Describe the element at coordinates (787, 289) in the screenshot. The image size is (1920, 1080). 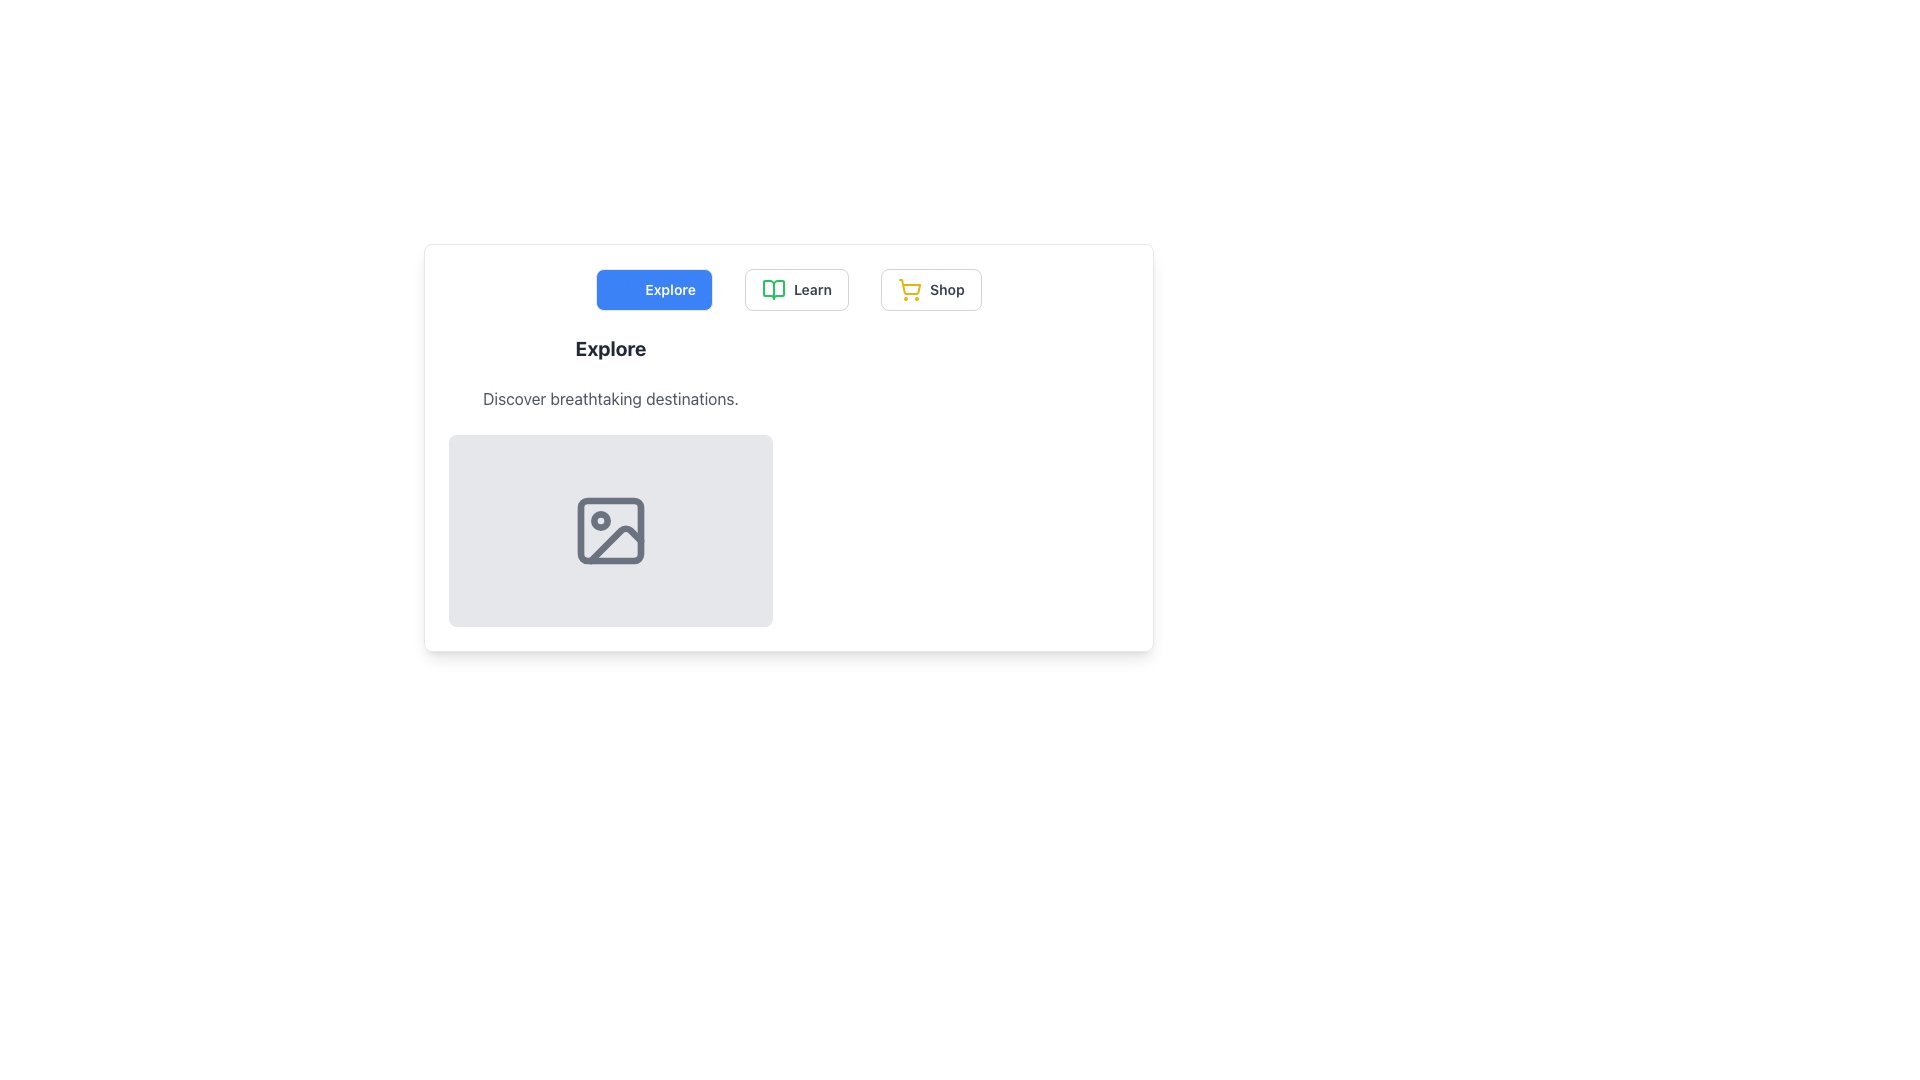
I see `the 'Learn' button, which is the second button in a horizontal navigation section at the top of a card interface` at that location.